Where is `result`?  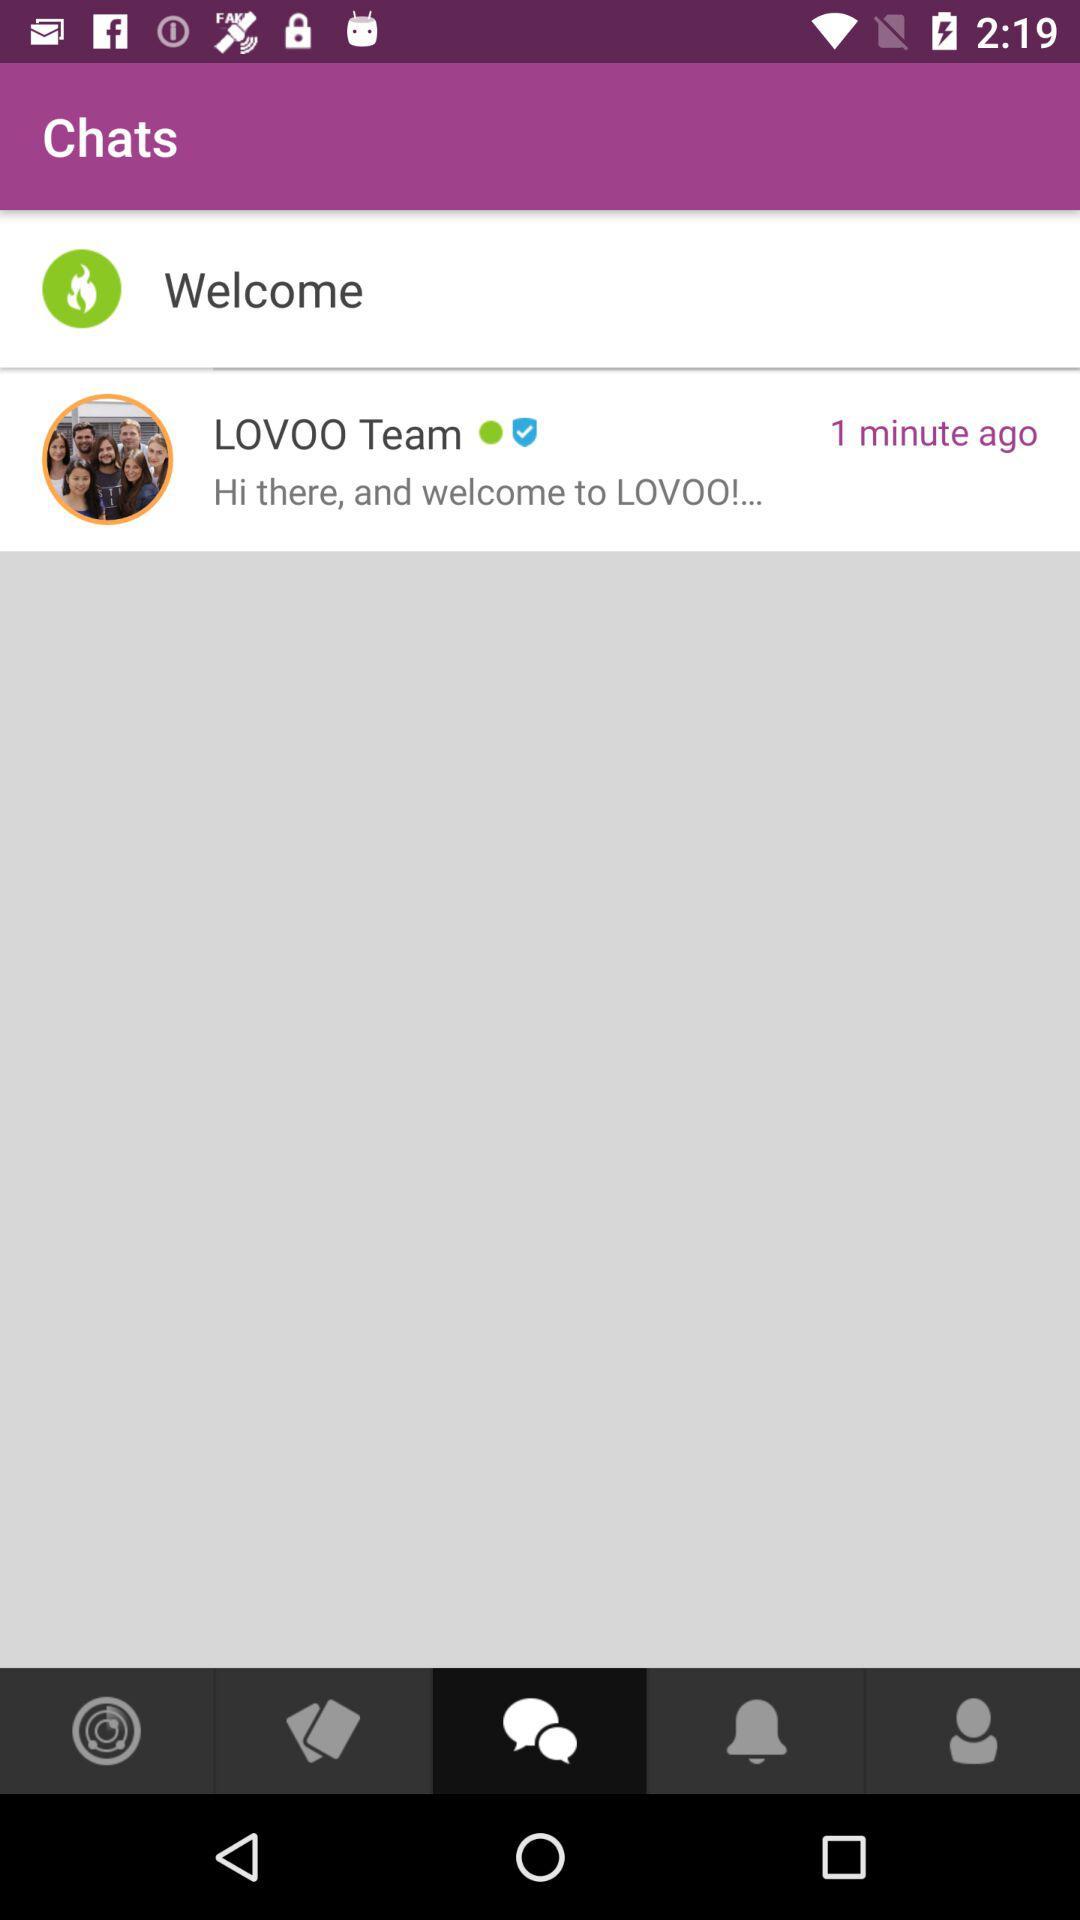 result is located at coordinates (107, 458).